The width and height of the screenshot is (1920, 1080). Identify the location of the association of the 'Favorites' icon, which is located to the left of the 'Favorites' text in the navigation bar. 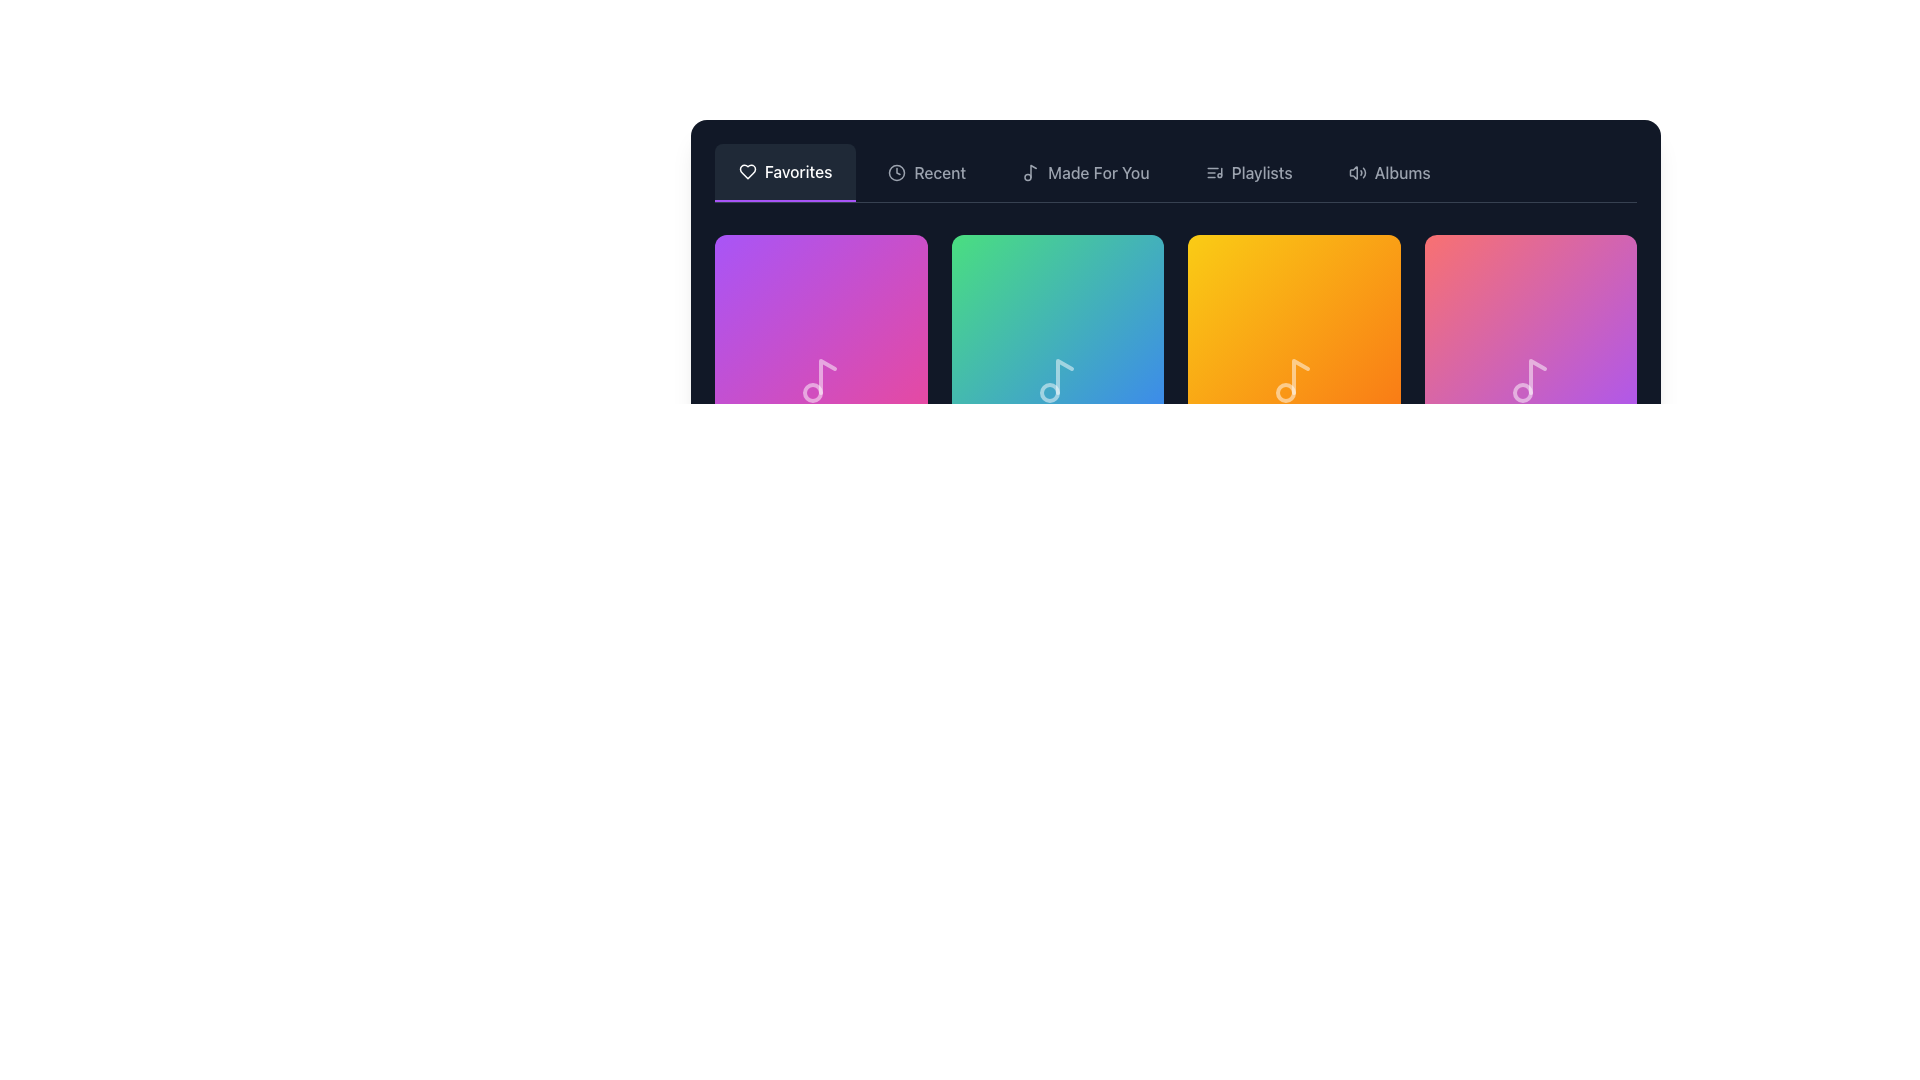
(747, 171).